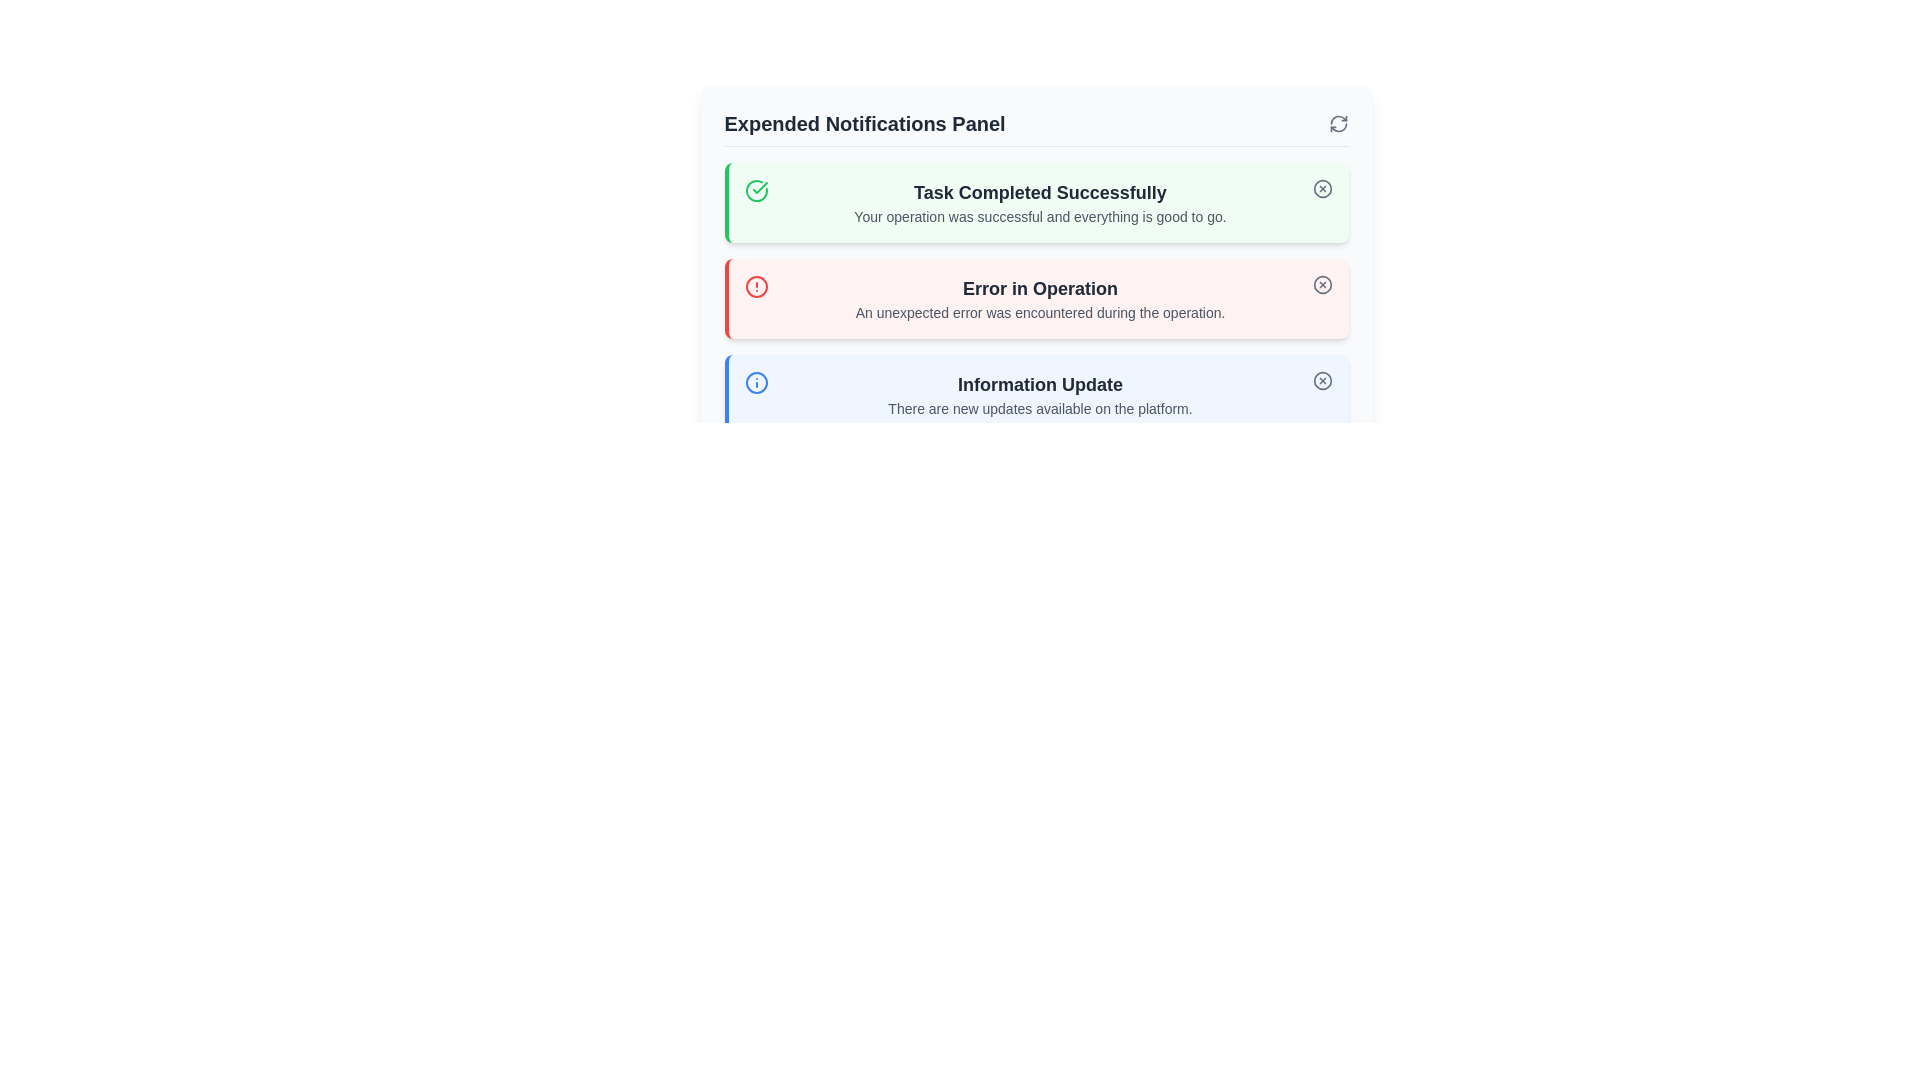 This screenshot has height=1080, width=1920. I want to click on the warning icon on the Notification Card with a red border, so click(1036, 299).